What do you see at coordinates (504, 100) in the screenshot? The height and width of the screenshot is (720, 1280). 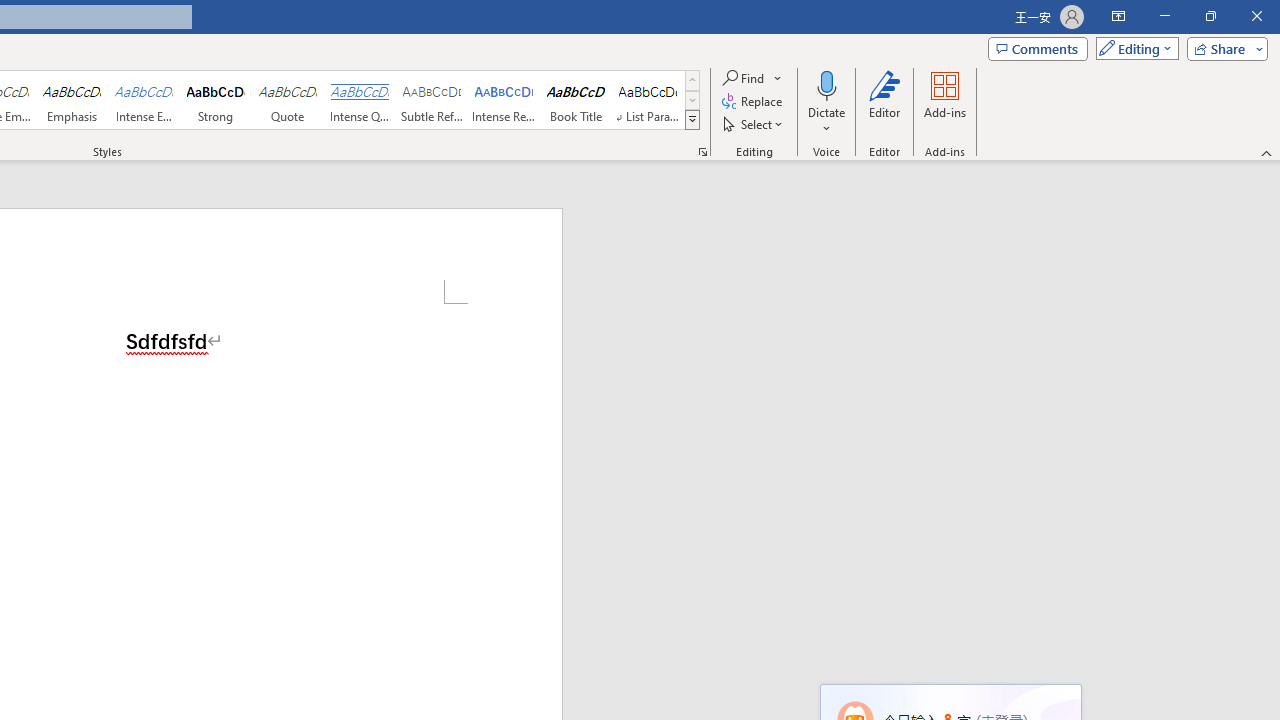 I see `'Intense Reference'` at bounding box center [504, 100].